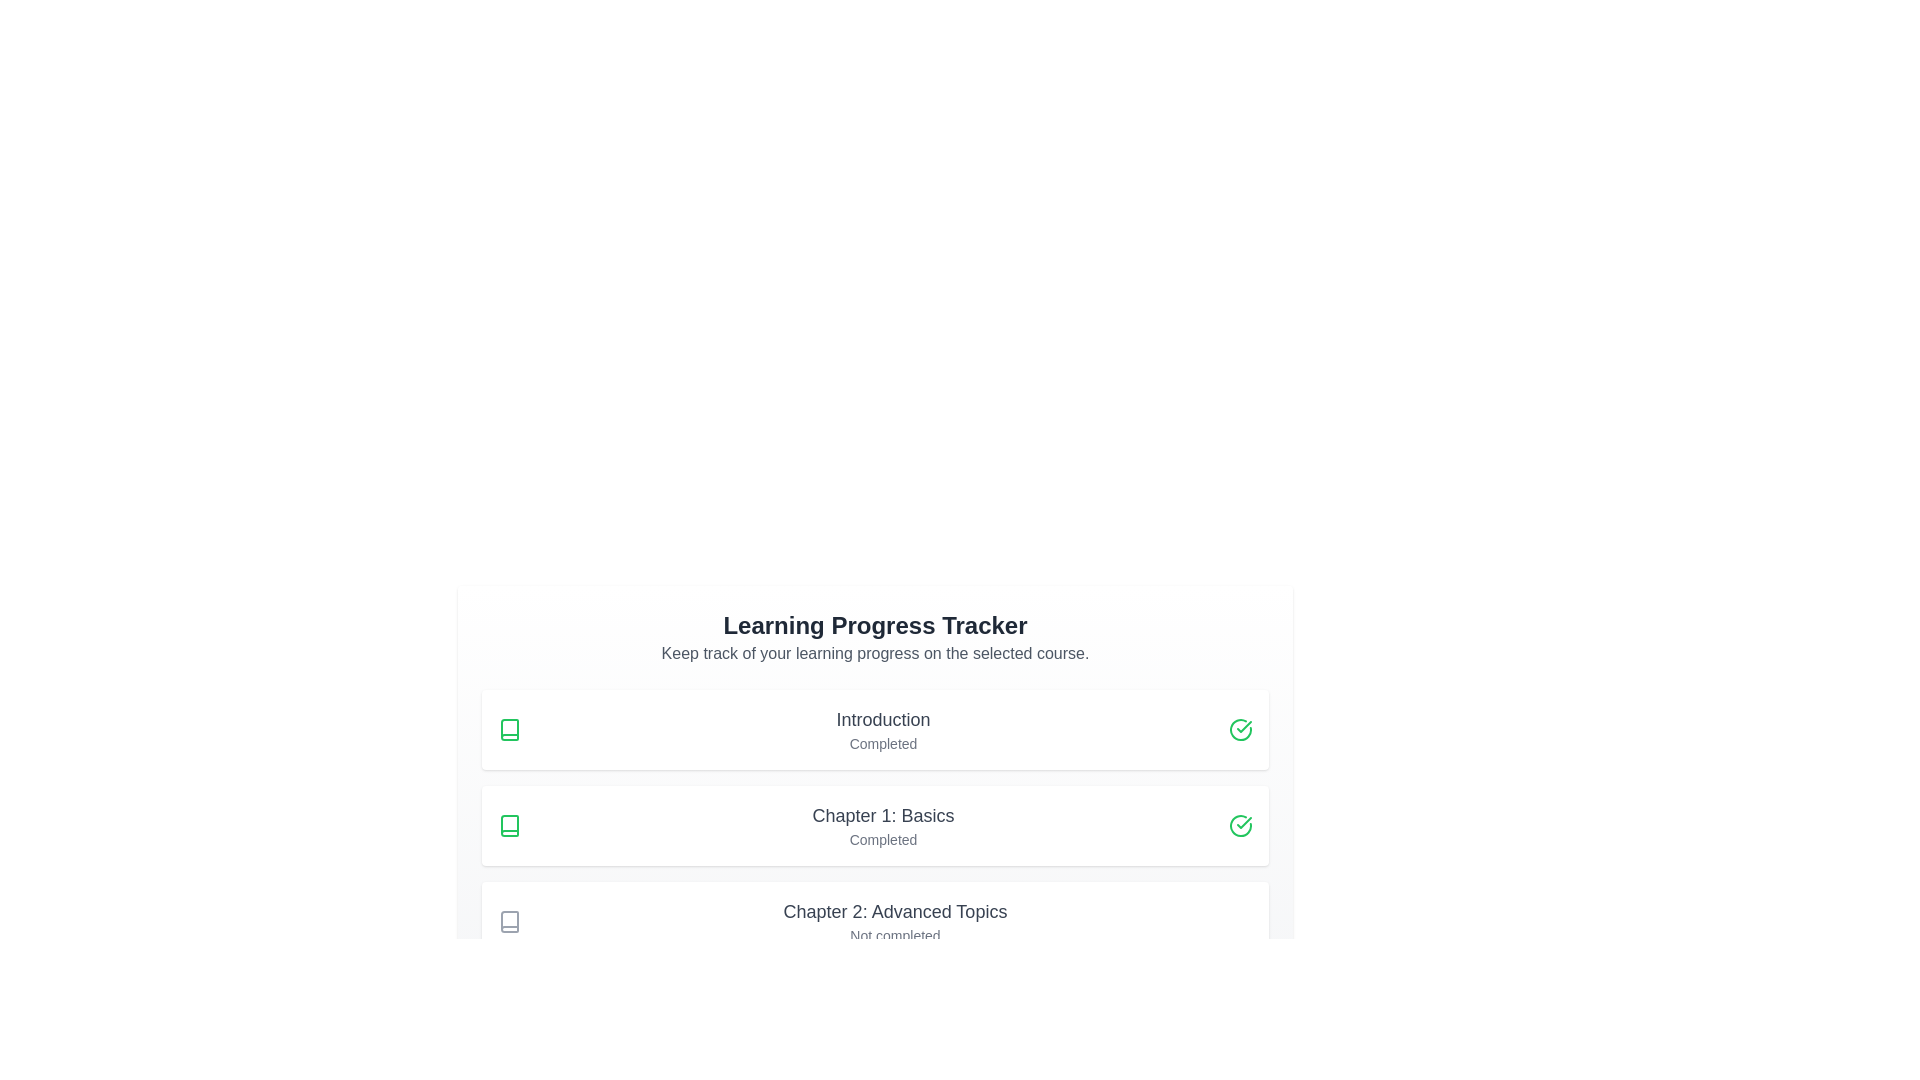 The height and width of the screenshot is (1080, 1920). What do you see at coordinates (1240, 825) in the screenshot?
I see `the green circular completion indicator icon located to the right of the list item labeled 'Chapter 1: Basics' in the progress tracker section` at bounding box center [1240, 825].